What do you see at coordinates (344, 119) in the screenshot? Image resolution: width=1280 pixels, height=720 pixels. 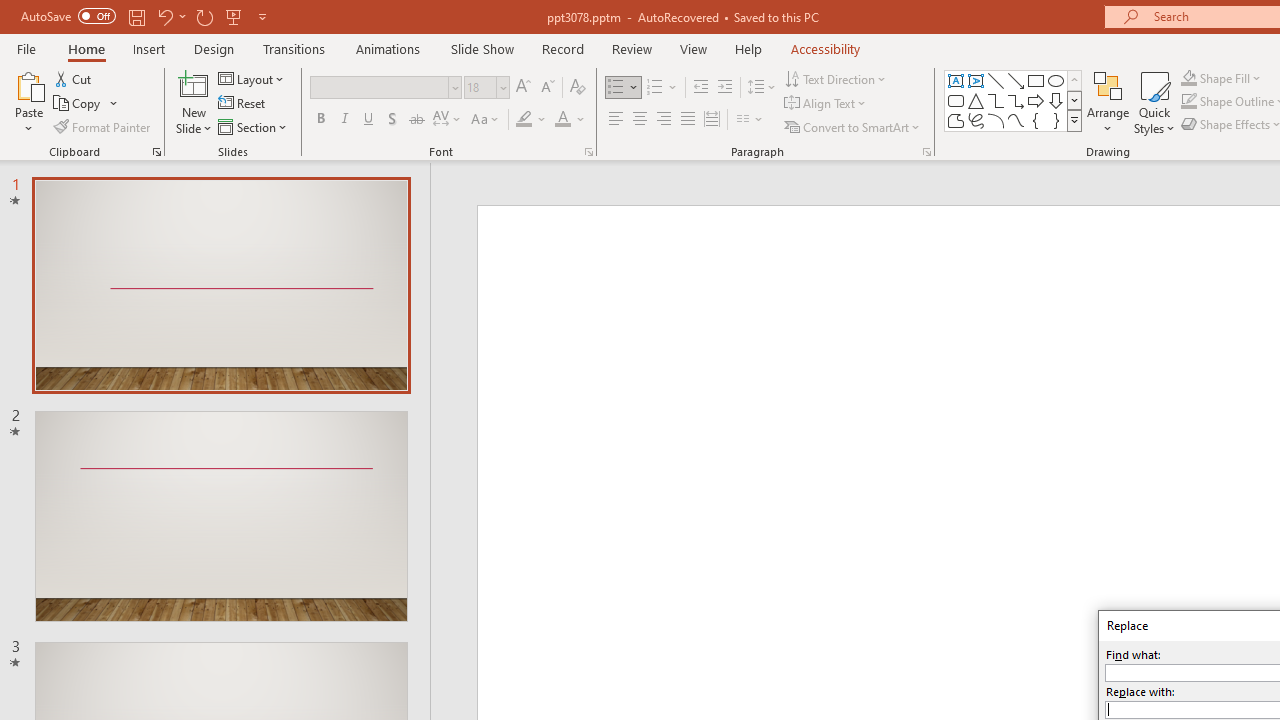 I see `'Italic'` at bounding box center [344, 119].